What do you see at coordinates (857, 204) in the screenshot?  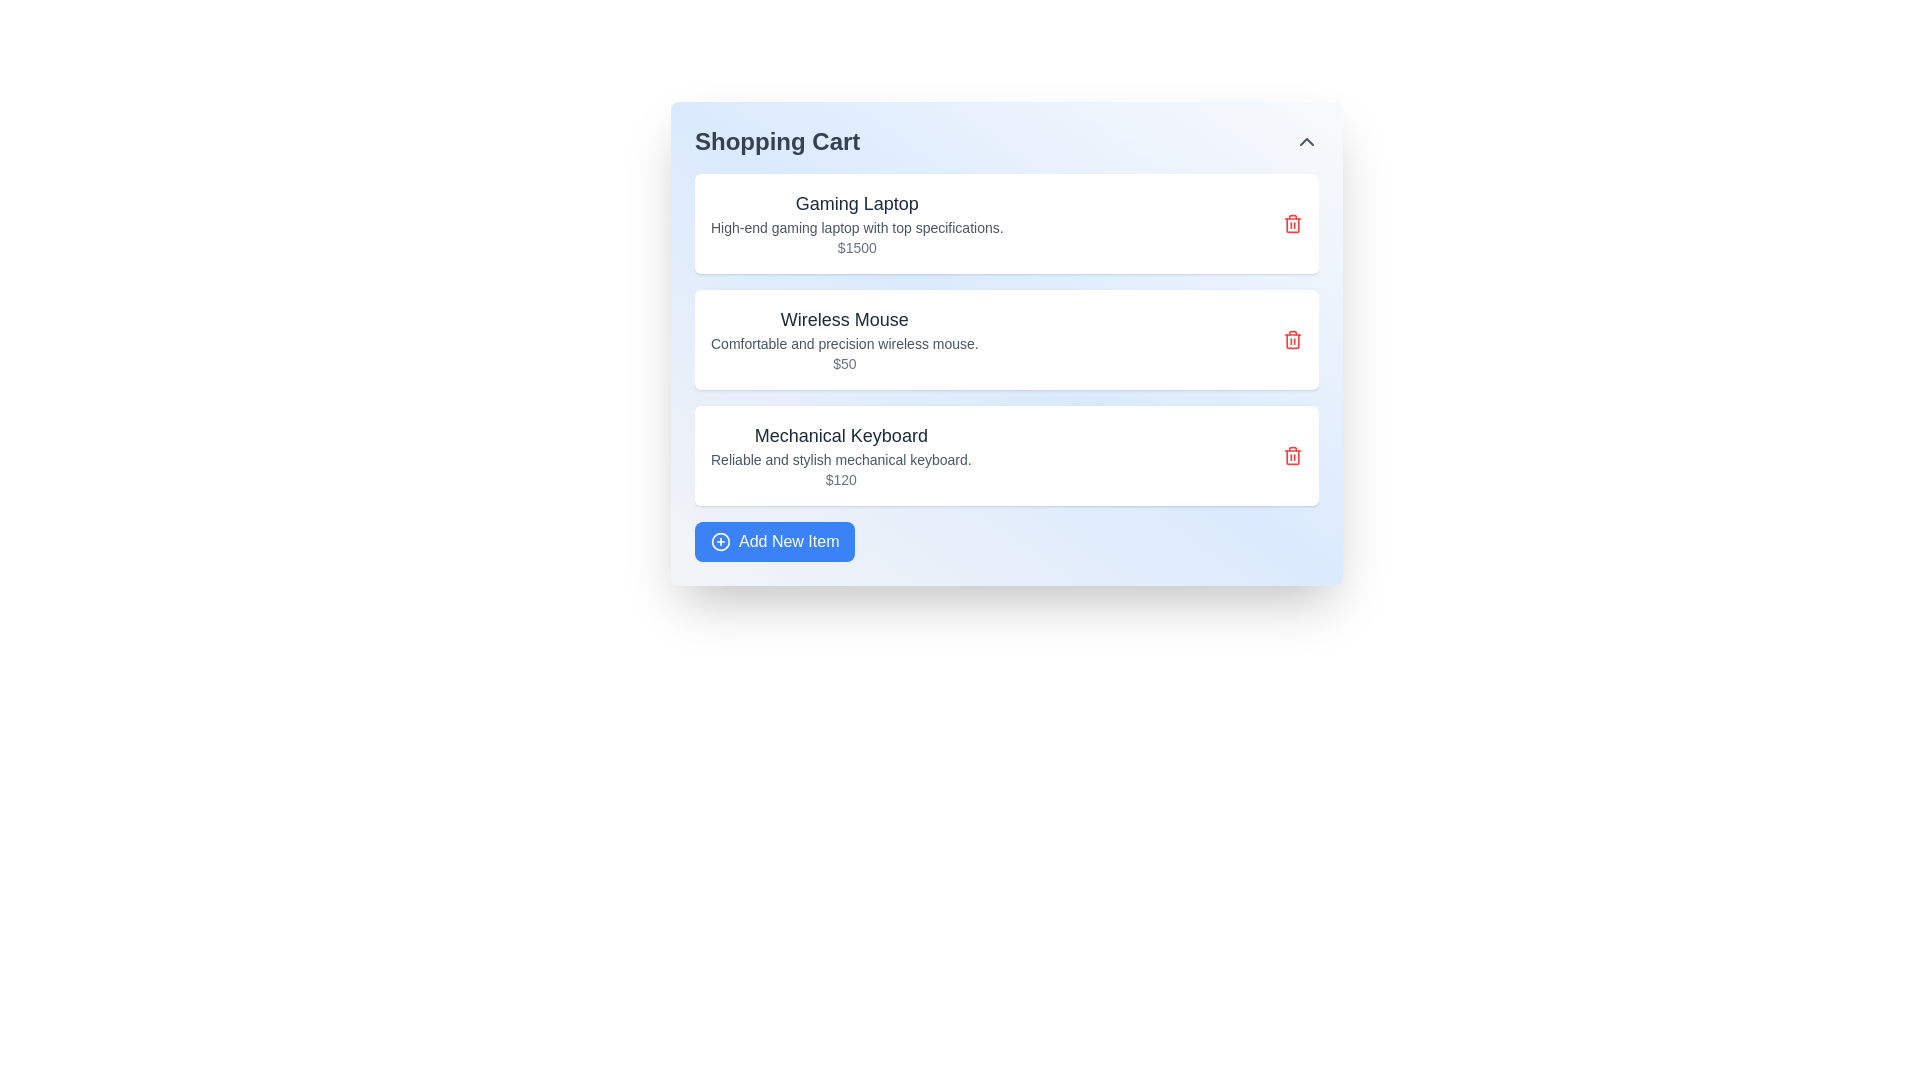 I see `the text label displaying 'Gaming Laptop' which is bold and larger than adjacent text, located at the top of a list item in the shopping cart interface` at bounding box center [857, 204].